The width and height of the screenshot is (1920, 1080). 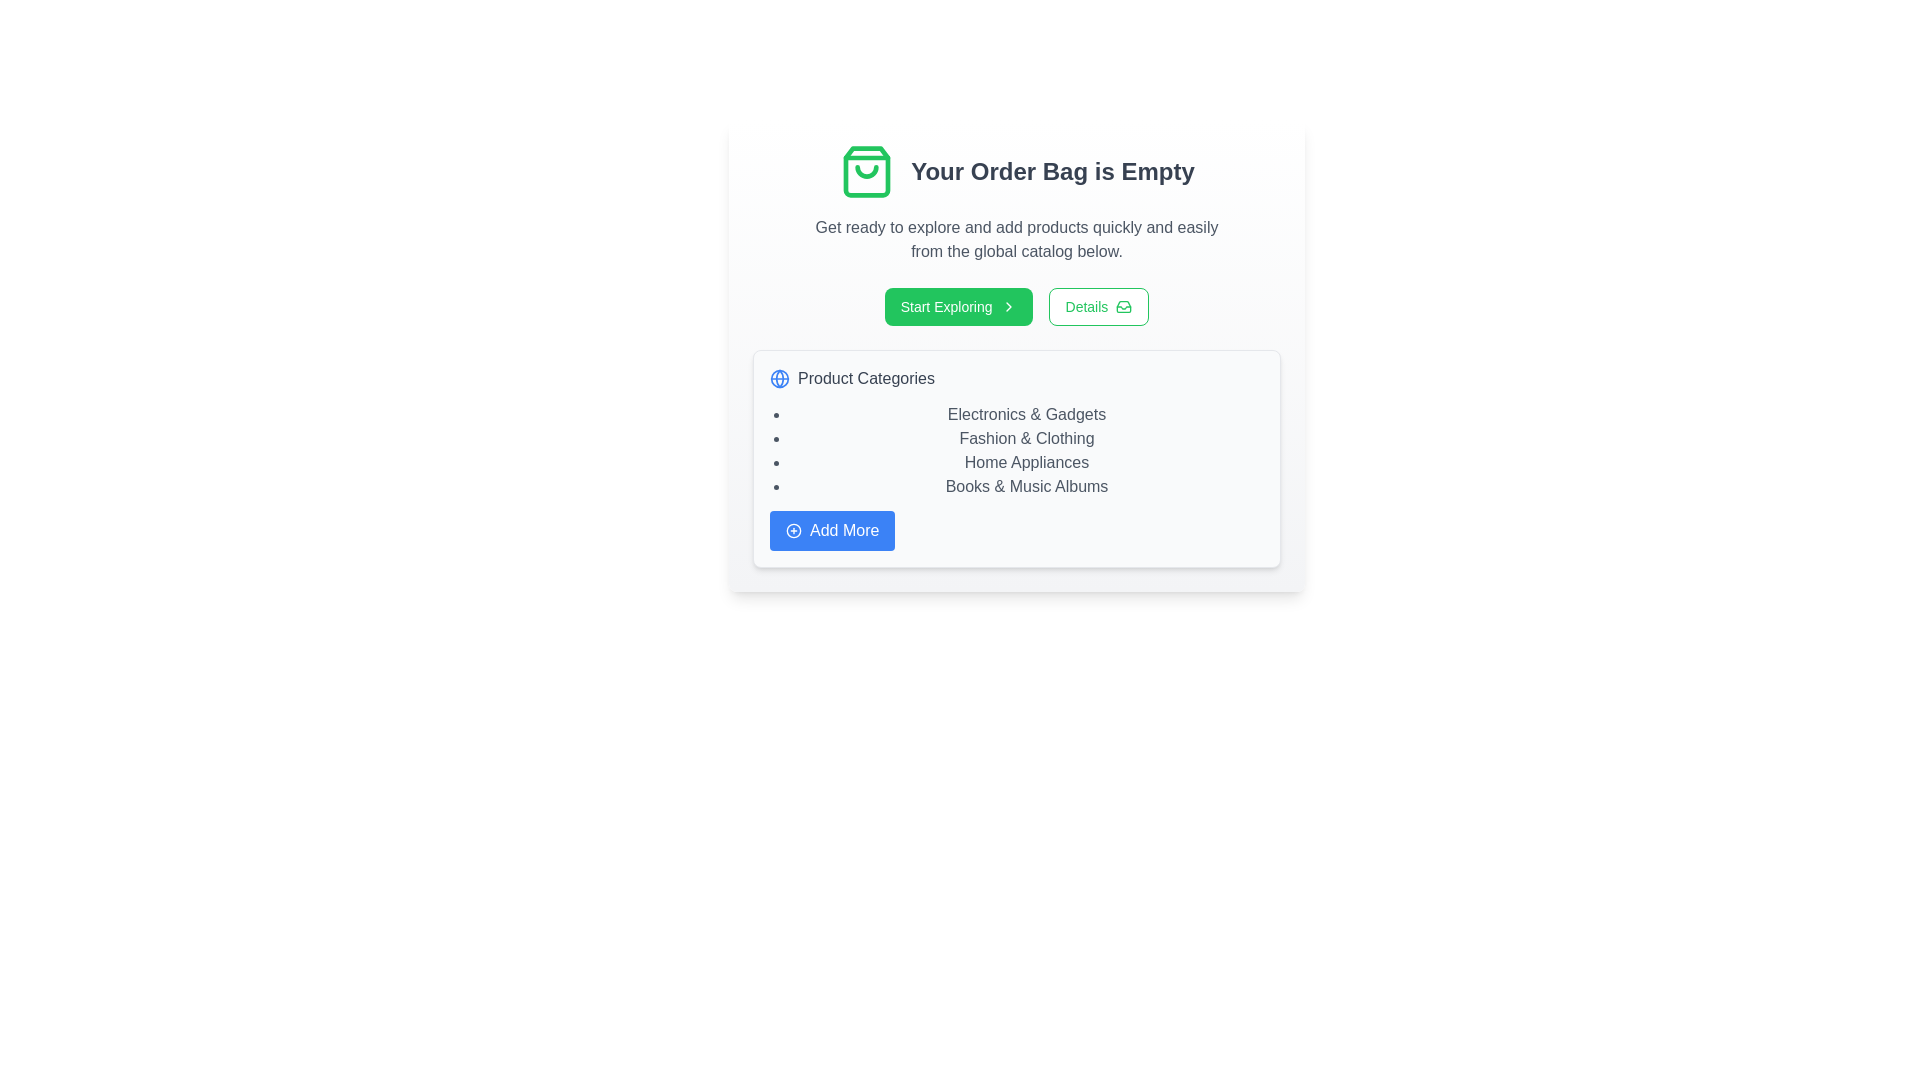 What do you see at coordinates (1124, 307) in the screenshot?
I see `the inbox icon, which is a hollow stroke design resembling an envelope located to the right of the 'Start Exploring' button` at bounding box center [1124, 307].